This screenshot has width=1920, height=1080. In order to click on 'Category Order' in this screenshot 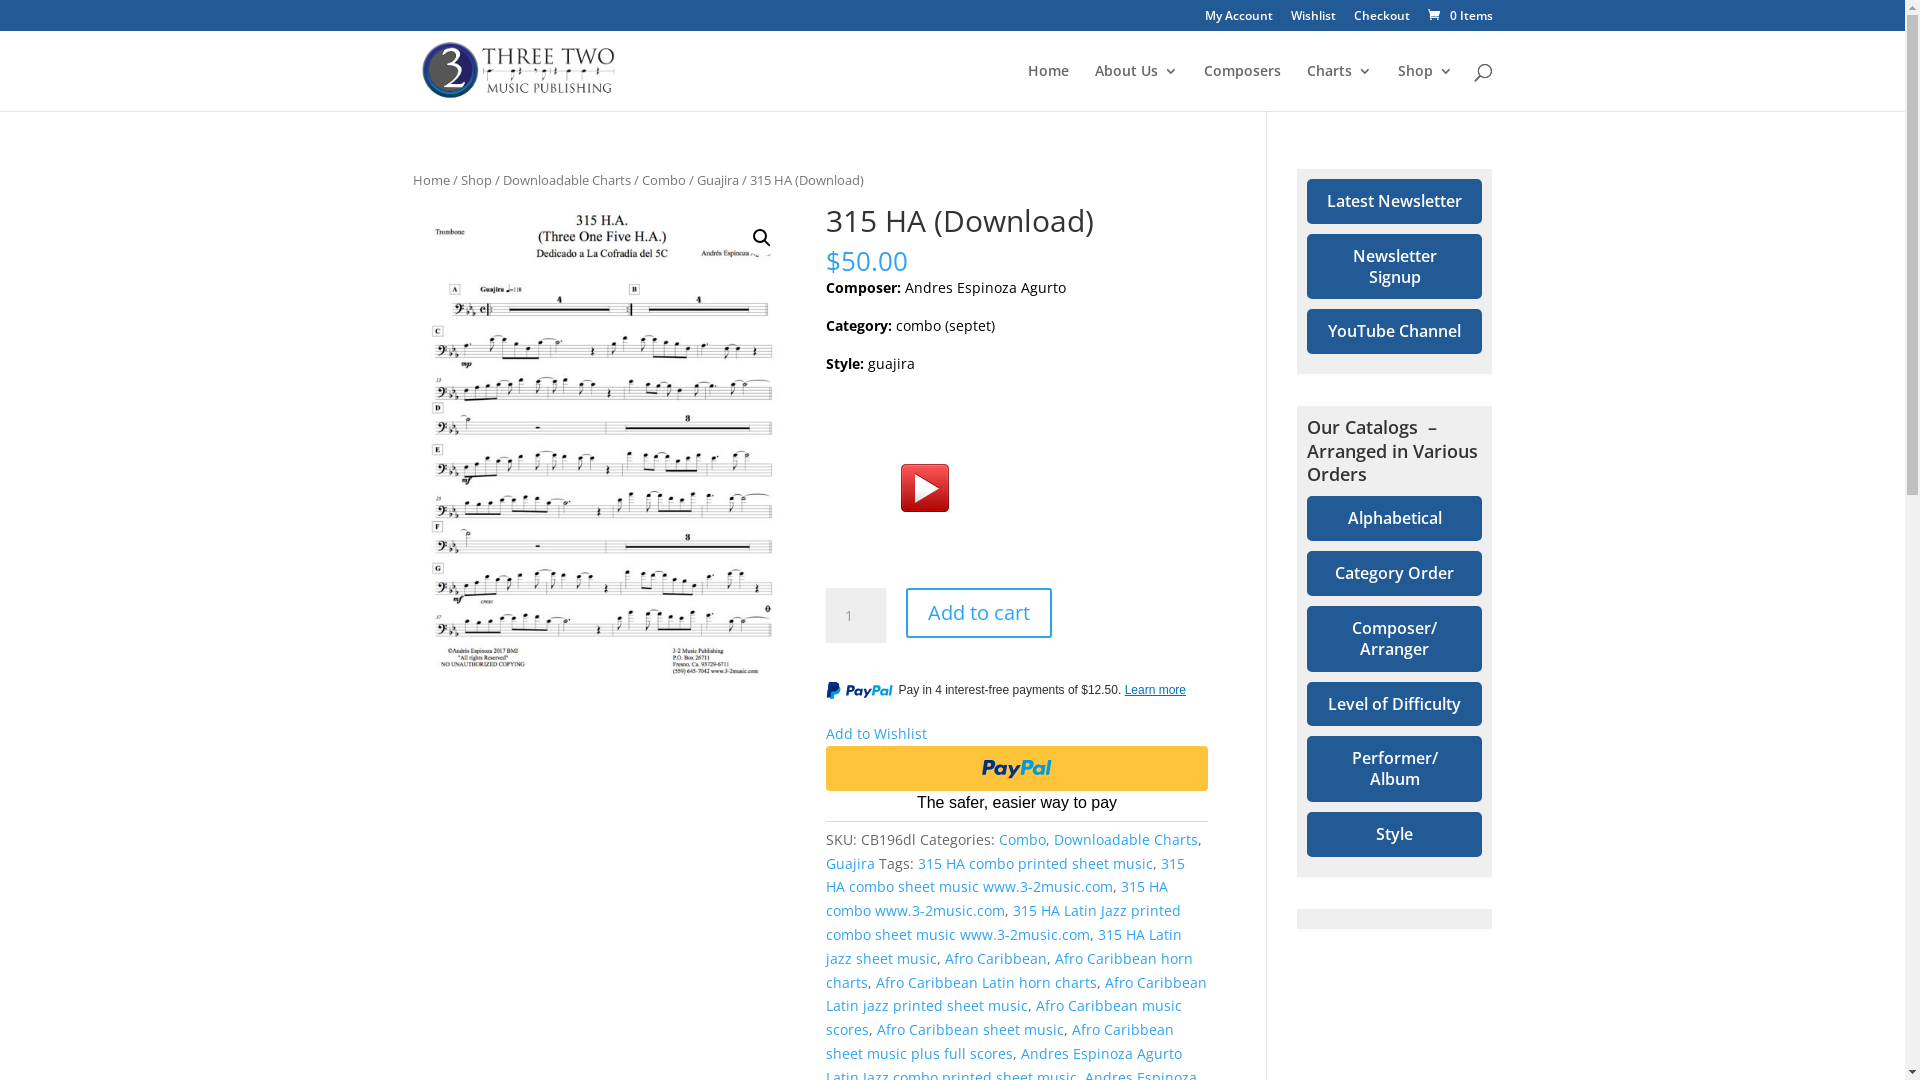, I will do `click(1393, 573)`.